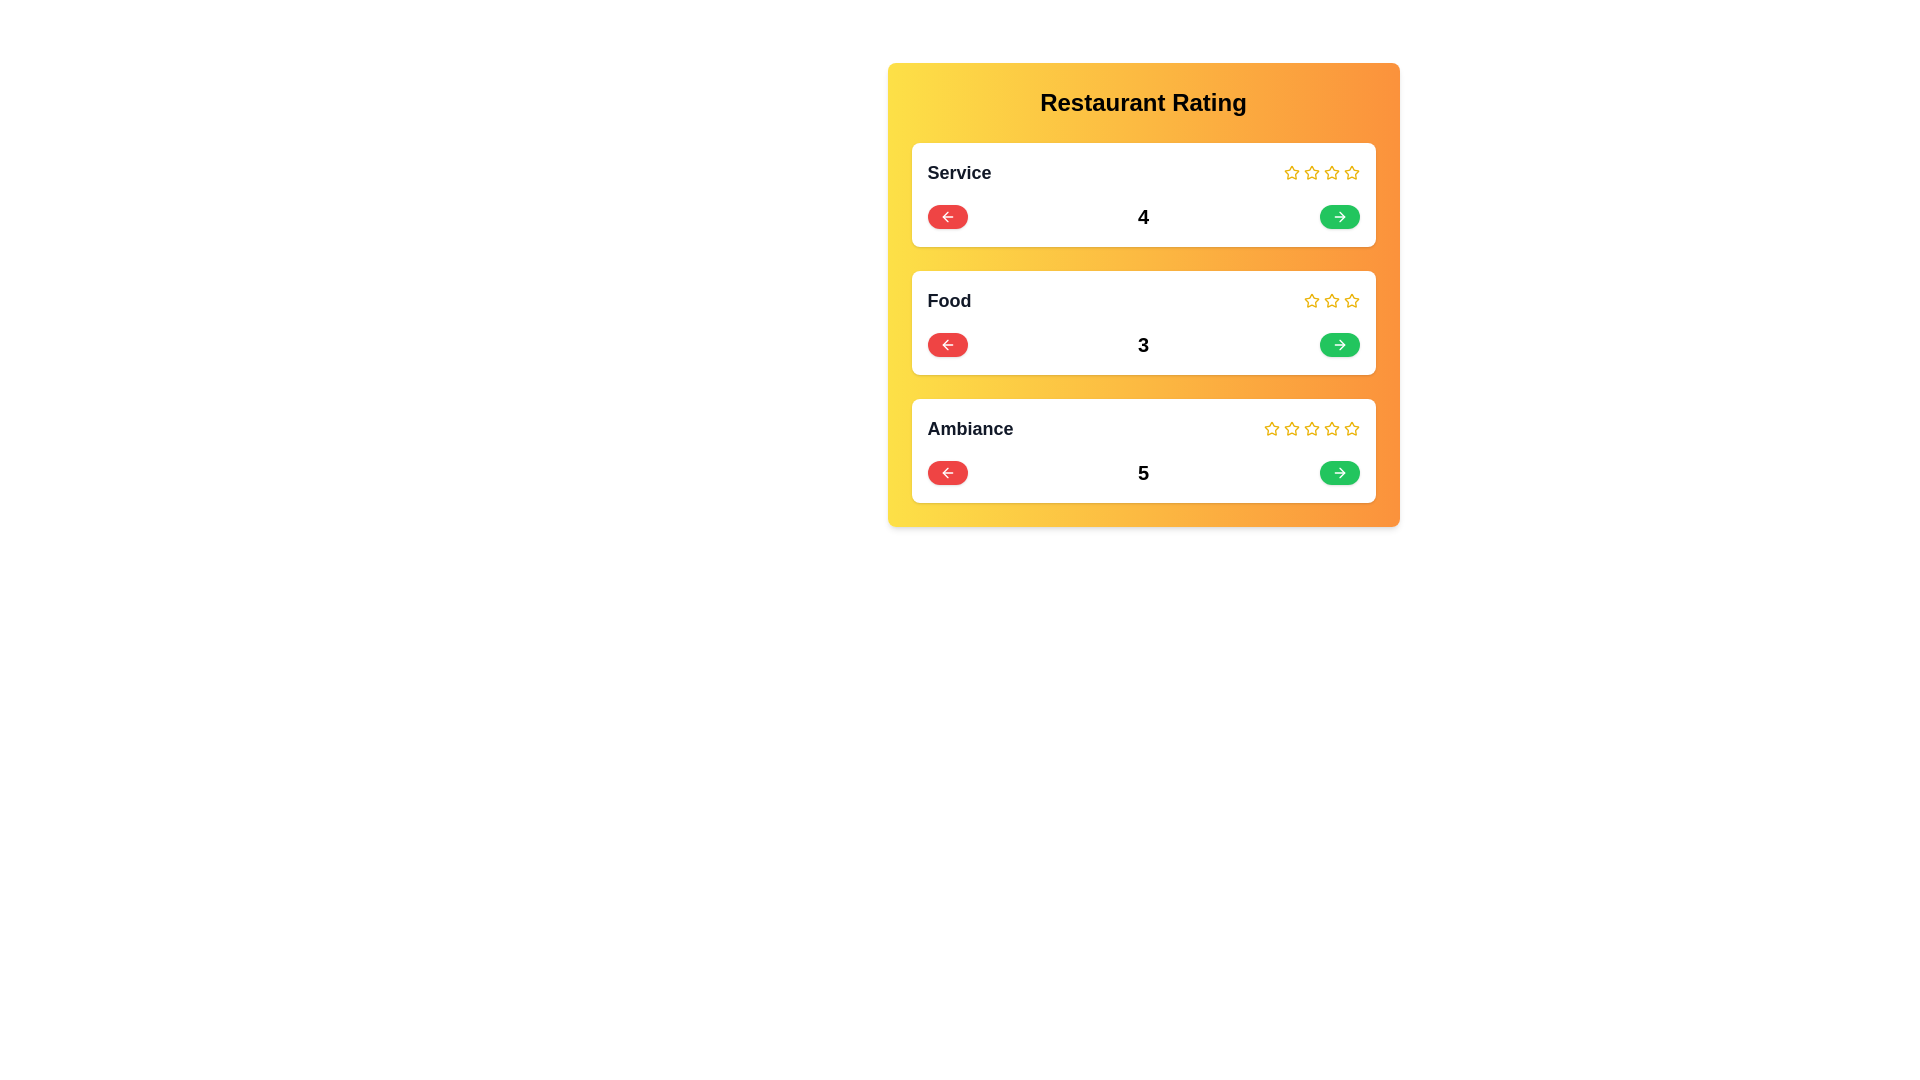 The image size is (1920, 1080). I want to click on 'Food' text label located in the top-left part of the second card from the top in a vertically stacked layout of three cards, so click(948, 300).